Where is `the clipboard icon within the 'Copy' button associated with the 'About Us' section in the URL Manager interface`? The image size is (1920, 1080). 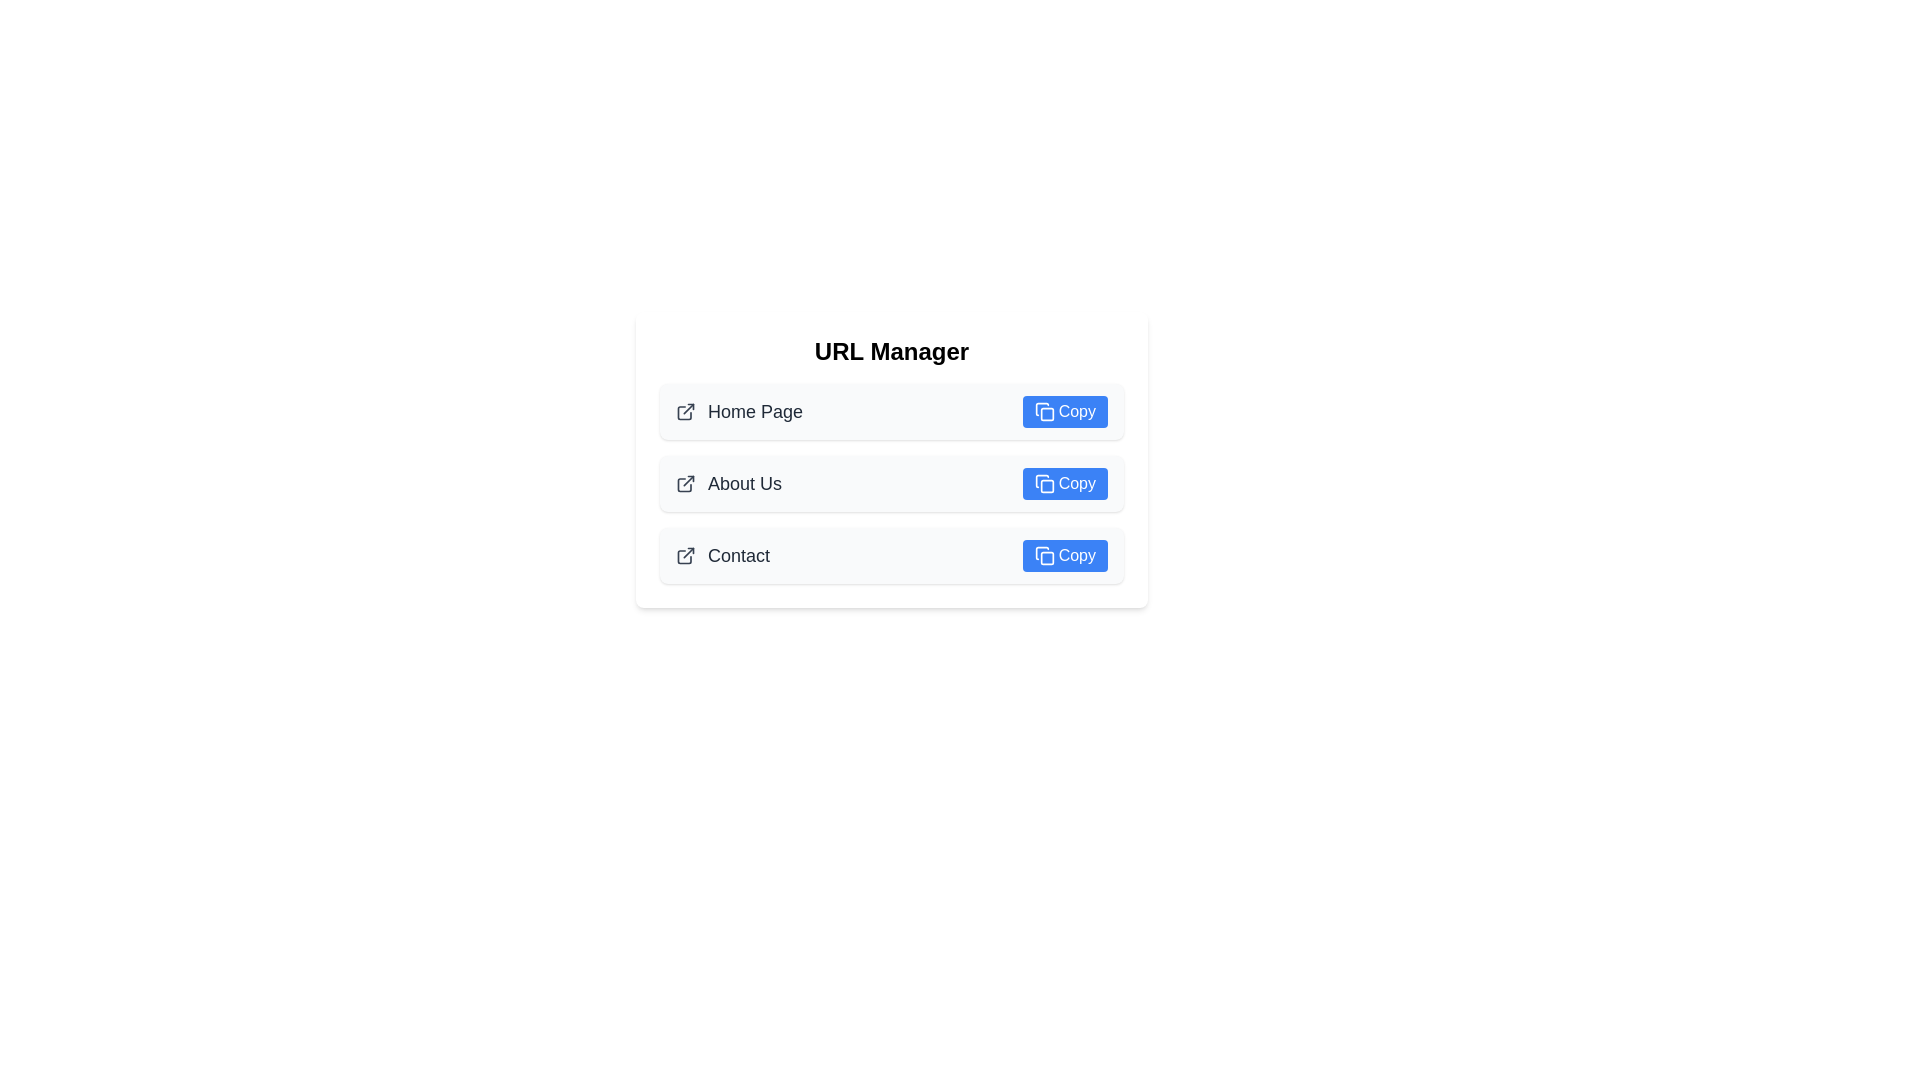
the clipboard icon within the 'Copy' button associated with the 'About Us' section in the URL Manager interface is located at coordinates (1041, 481).